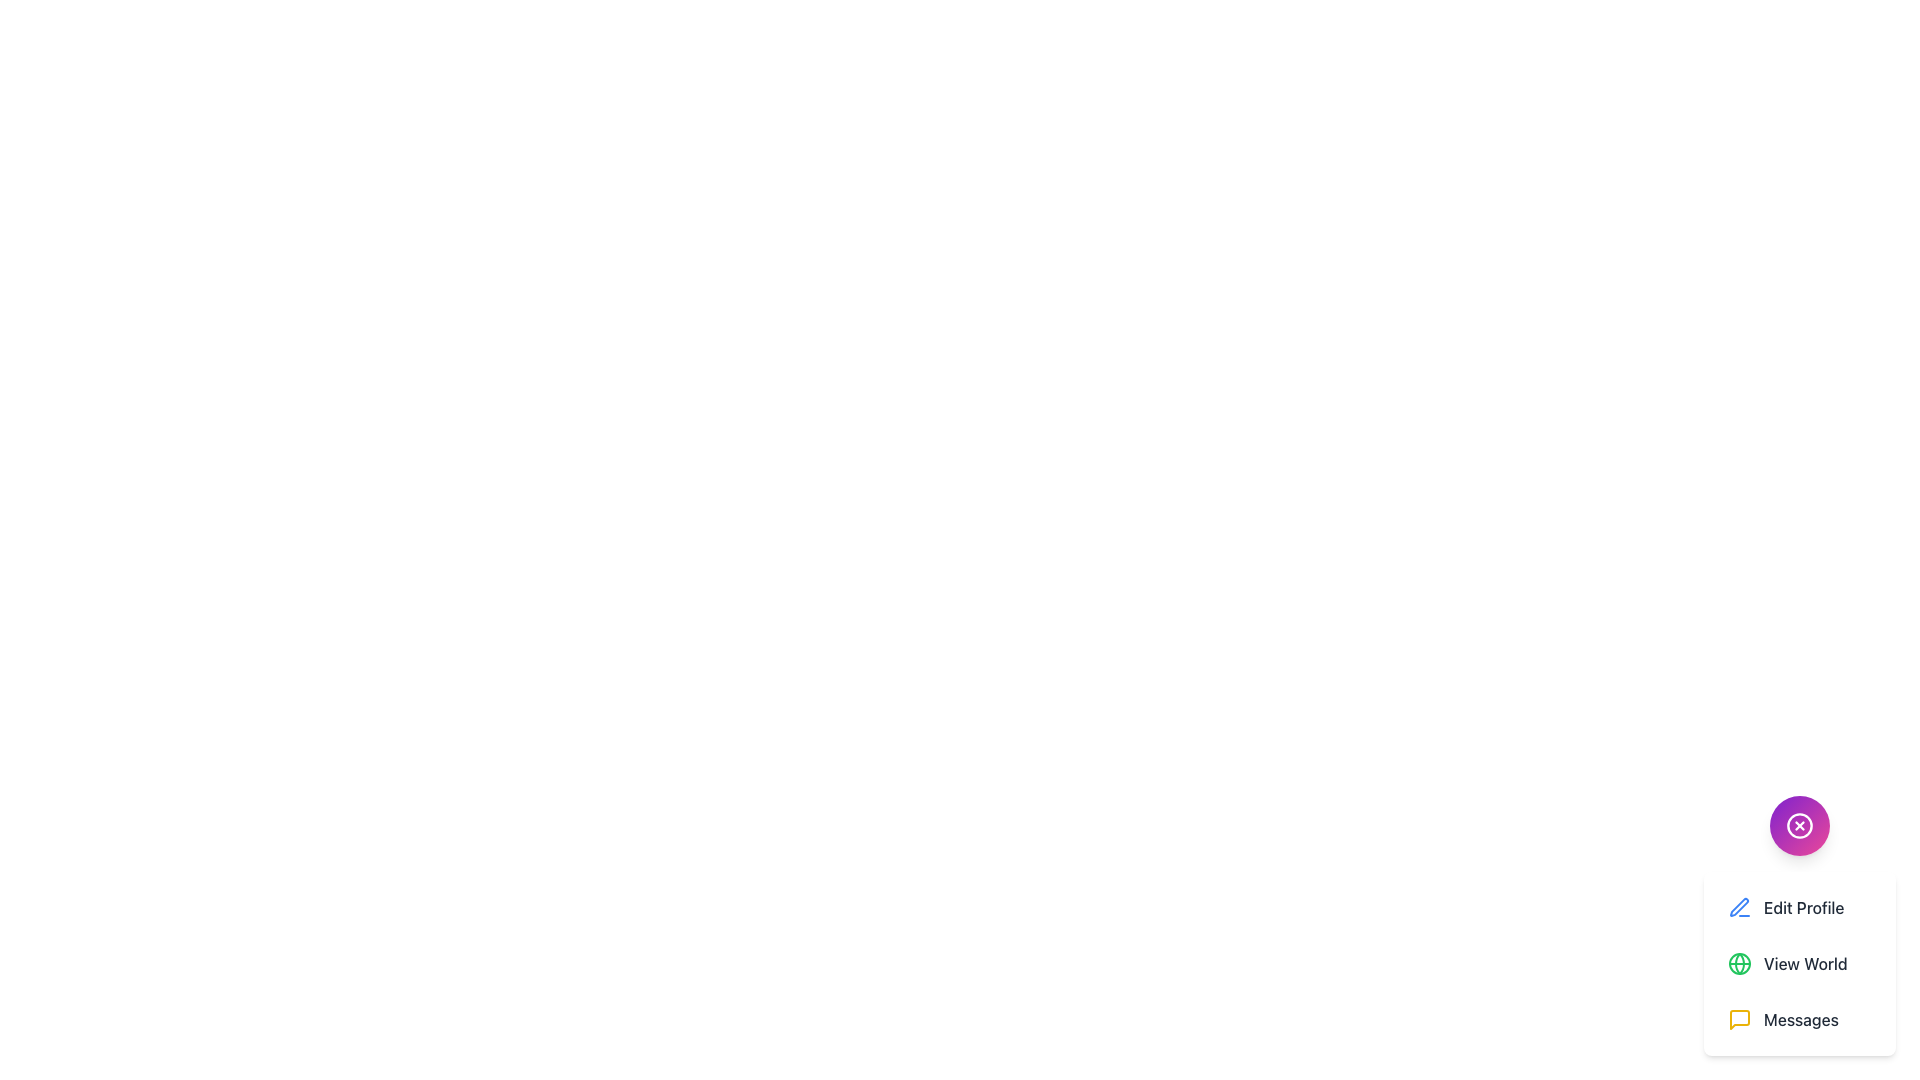  Describe the element at coordinates (1738, 907) in the screenshot. I see `the pen icon located in the bottom-right corner of the interface, above the 'Edit Profile' and 'View World' menu options` at that location.